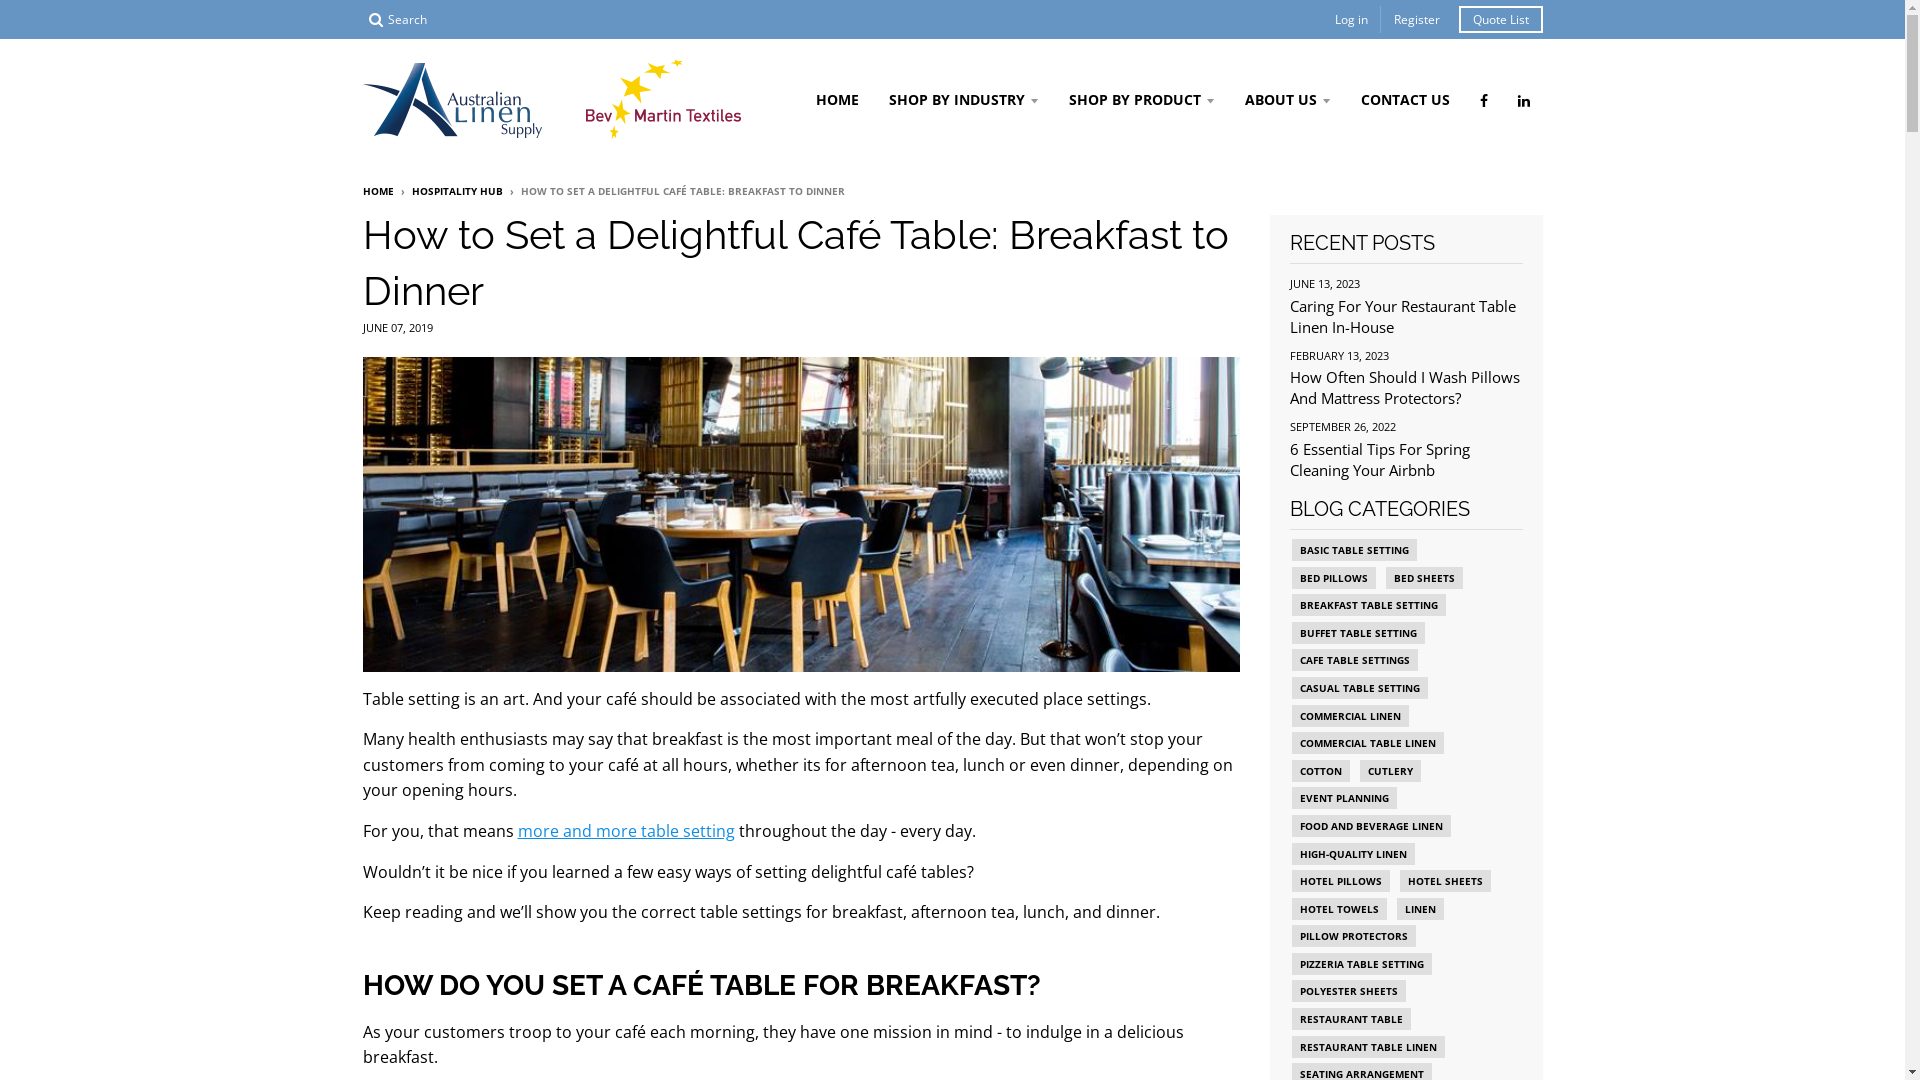 Image resolution: width=1920 pixels, height=1080 pixels. What do you see at coordinates (964, 100) in the screenshot?
I see `'SHOP BY INDUSTRY'` at bounding box center [964, 100].